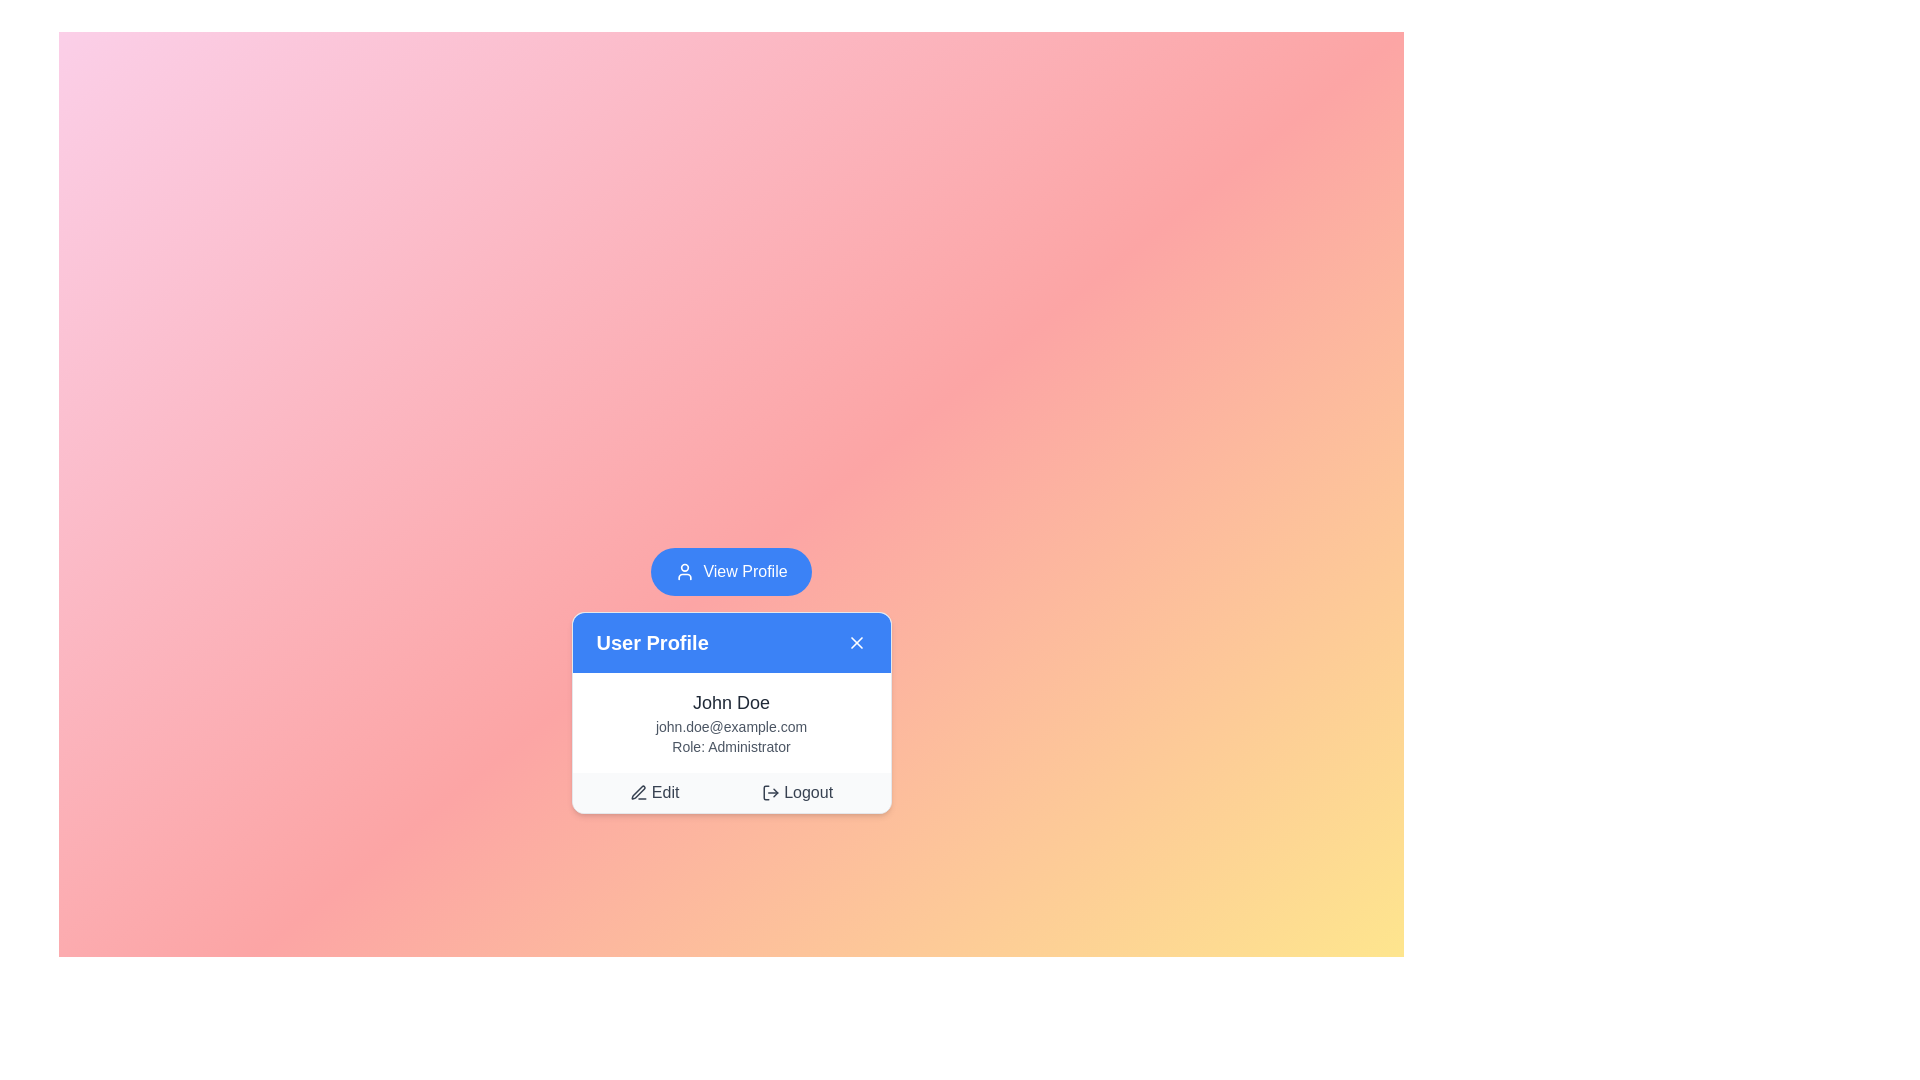  What do you see at coordinates (856, 643) in the screenshot?
I see `the close icon ('X') button located on the far-right side of the blue header bar labeled 'User Profile'` at bounding box center [856, 643].